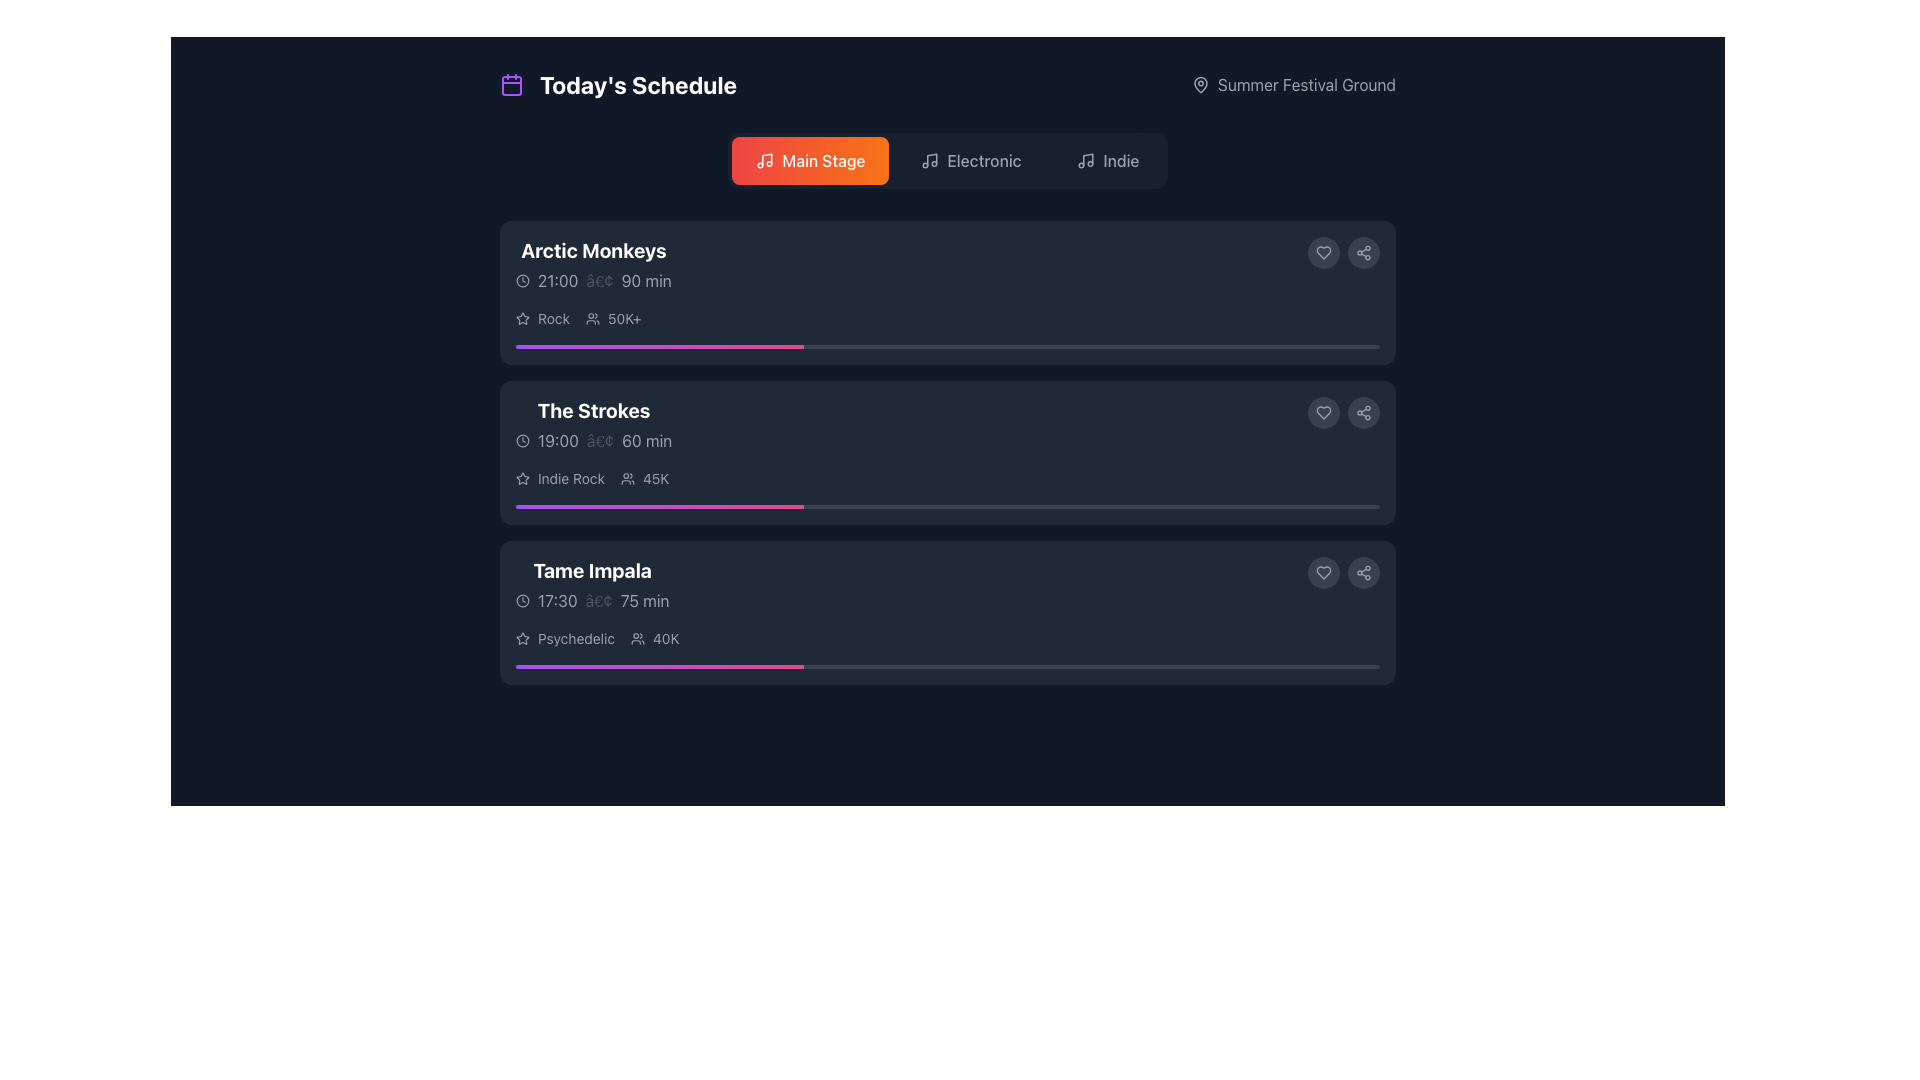 This screenshot has width=1920, height=1080. I want to click on the 'Electronic' genre icon located at the top-right of the interface within the horizontal navigation menu, so click(929, 160).